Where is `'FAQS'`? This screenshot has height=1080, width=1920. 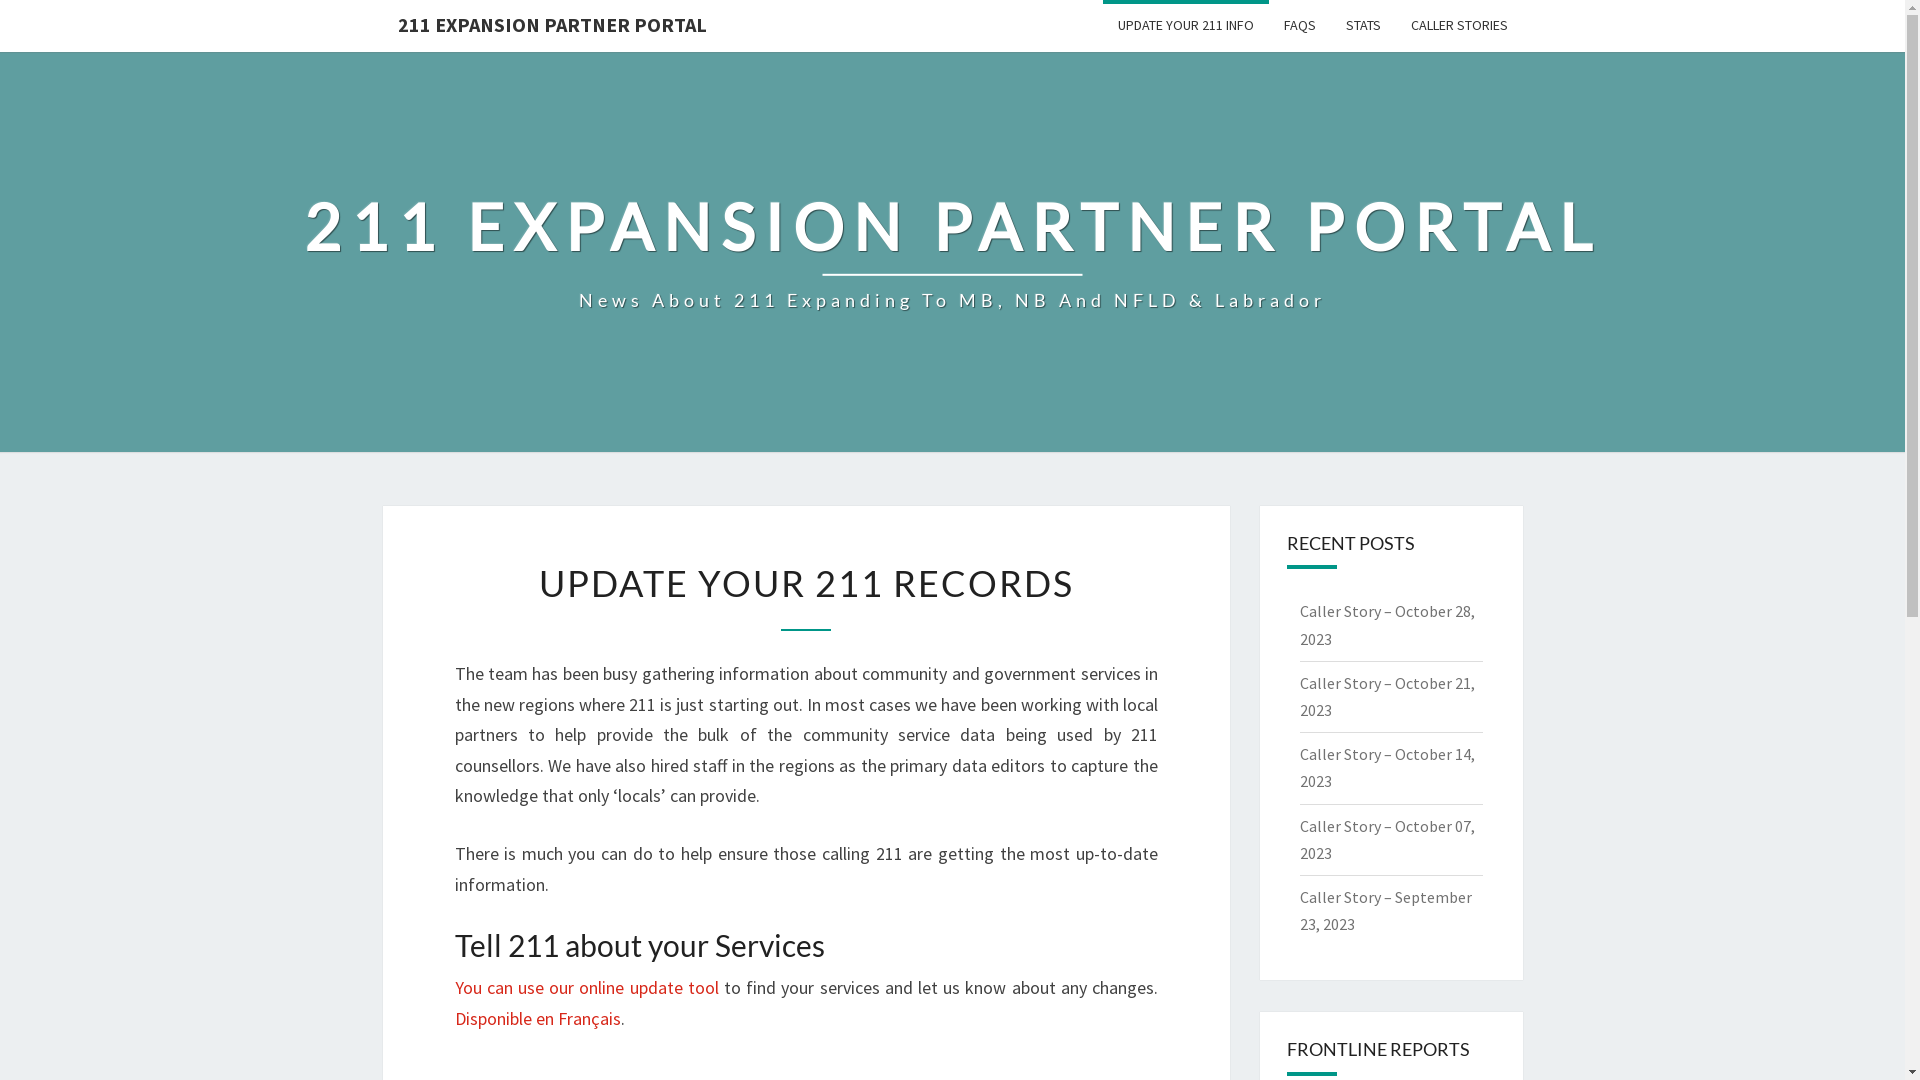
'FAQS' is located at coordinates (1299, 26).